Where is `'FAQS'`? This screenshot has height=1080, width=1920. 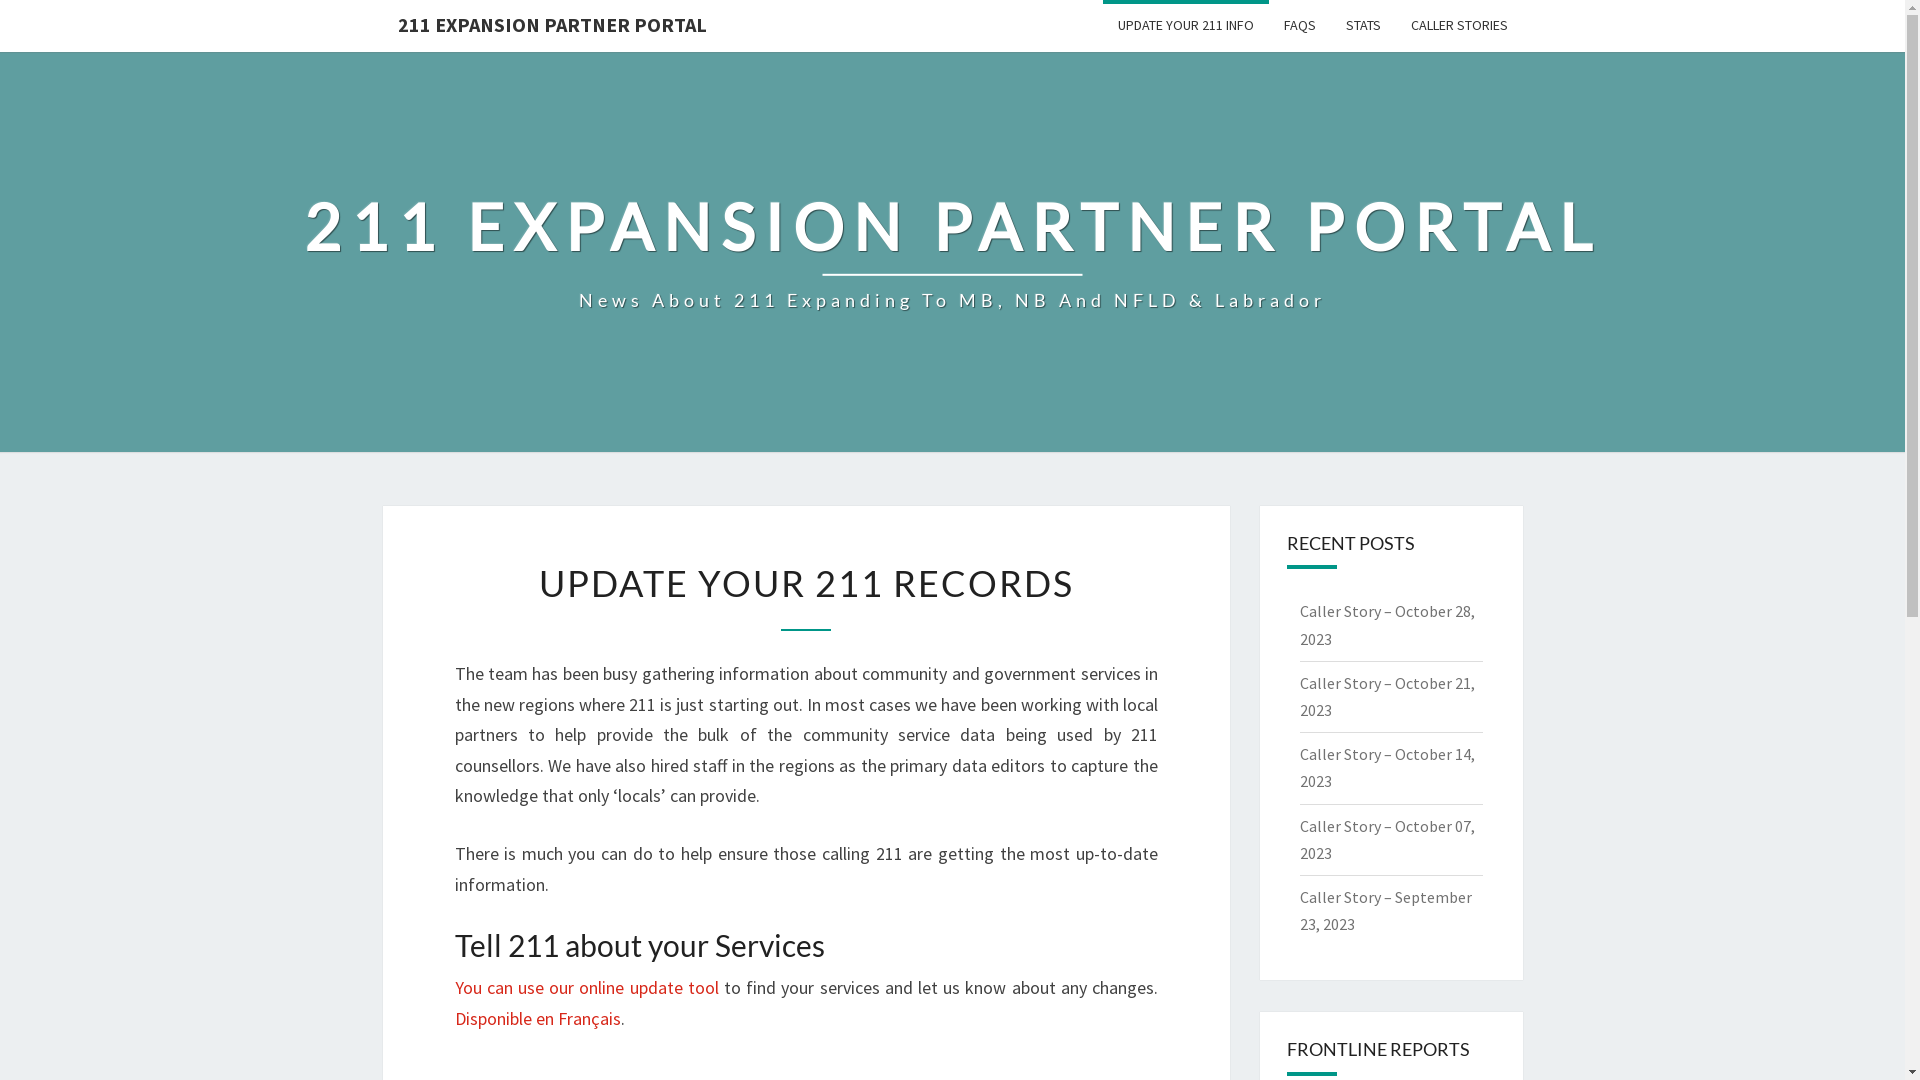
'FAQS' is located at coordinates (1299, 26).